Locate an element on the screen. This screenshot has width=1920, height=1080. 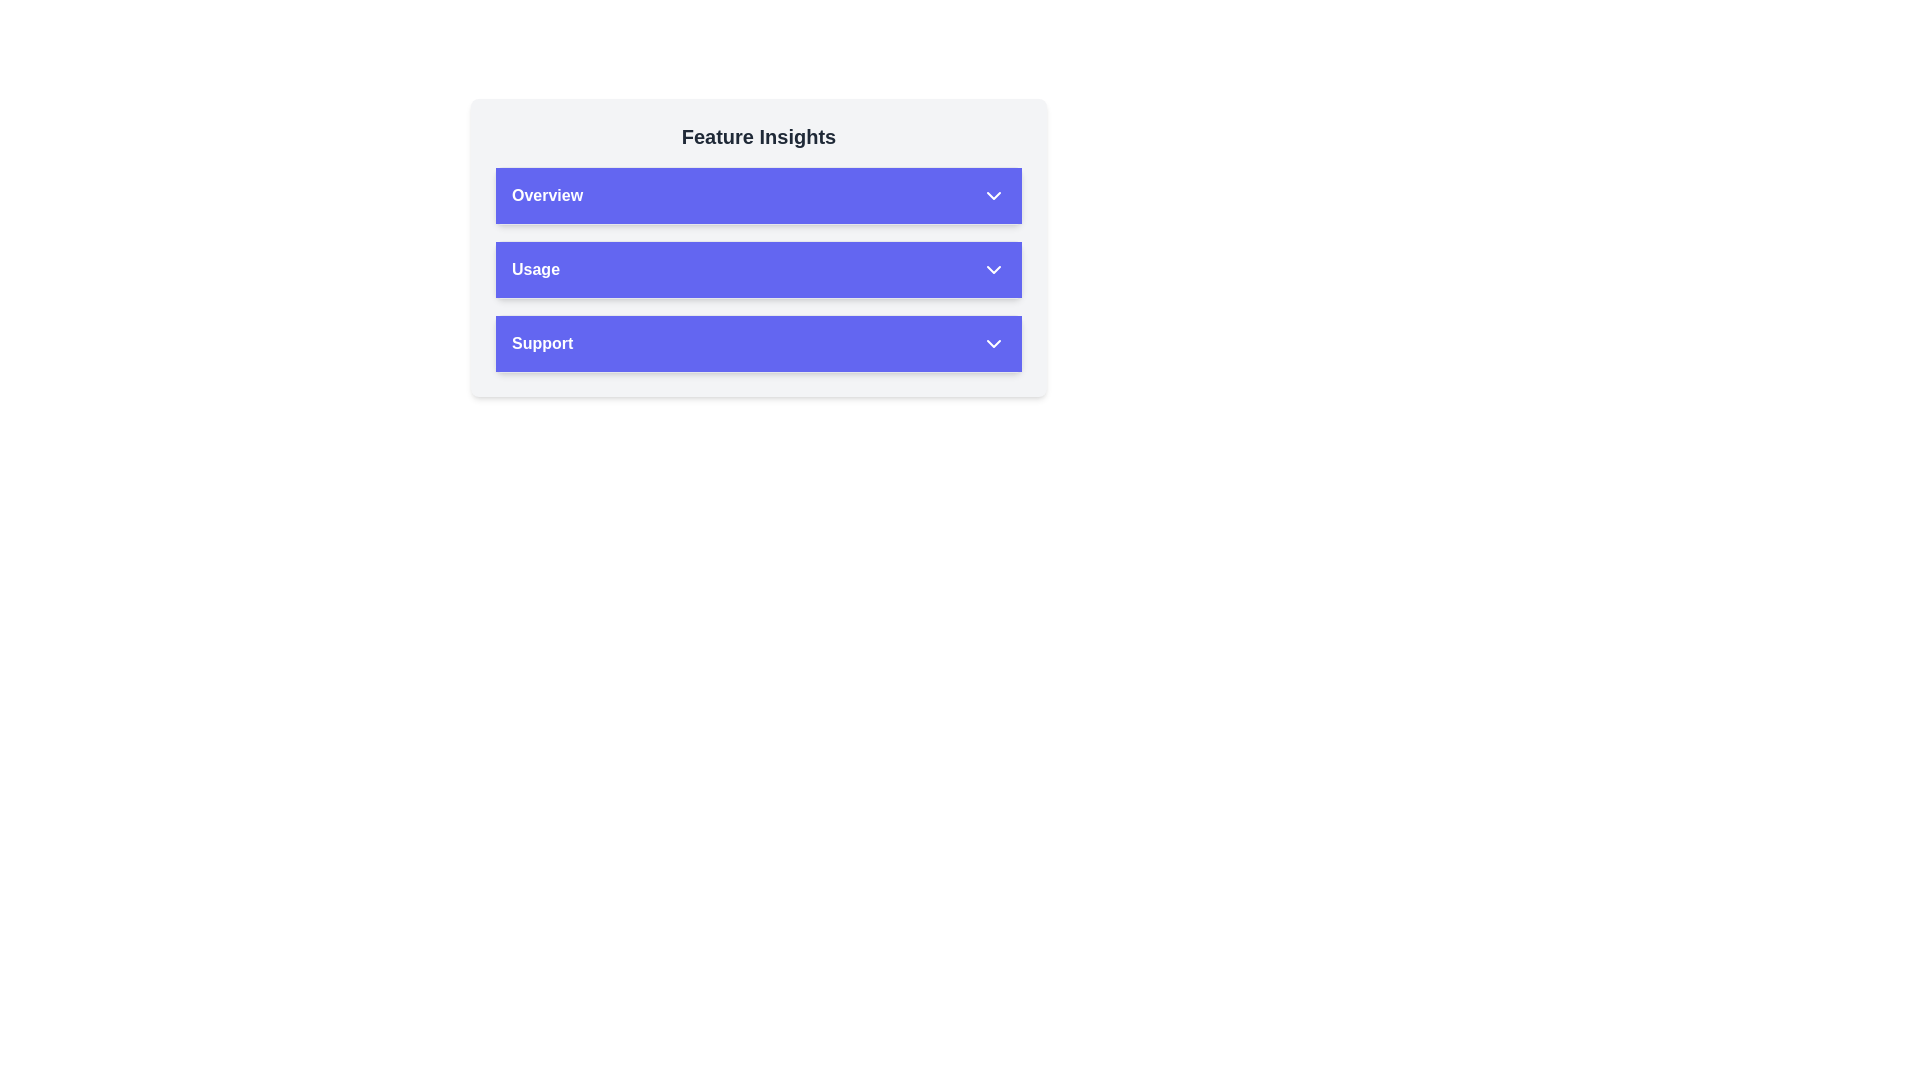
the label that indicates the purpose of the associated section, which is styled with a purple background and white text, located between the 'Overview' and 'Support' sections is located at coordinates (536, 270).